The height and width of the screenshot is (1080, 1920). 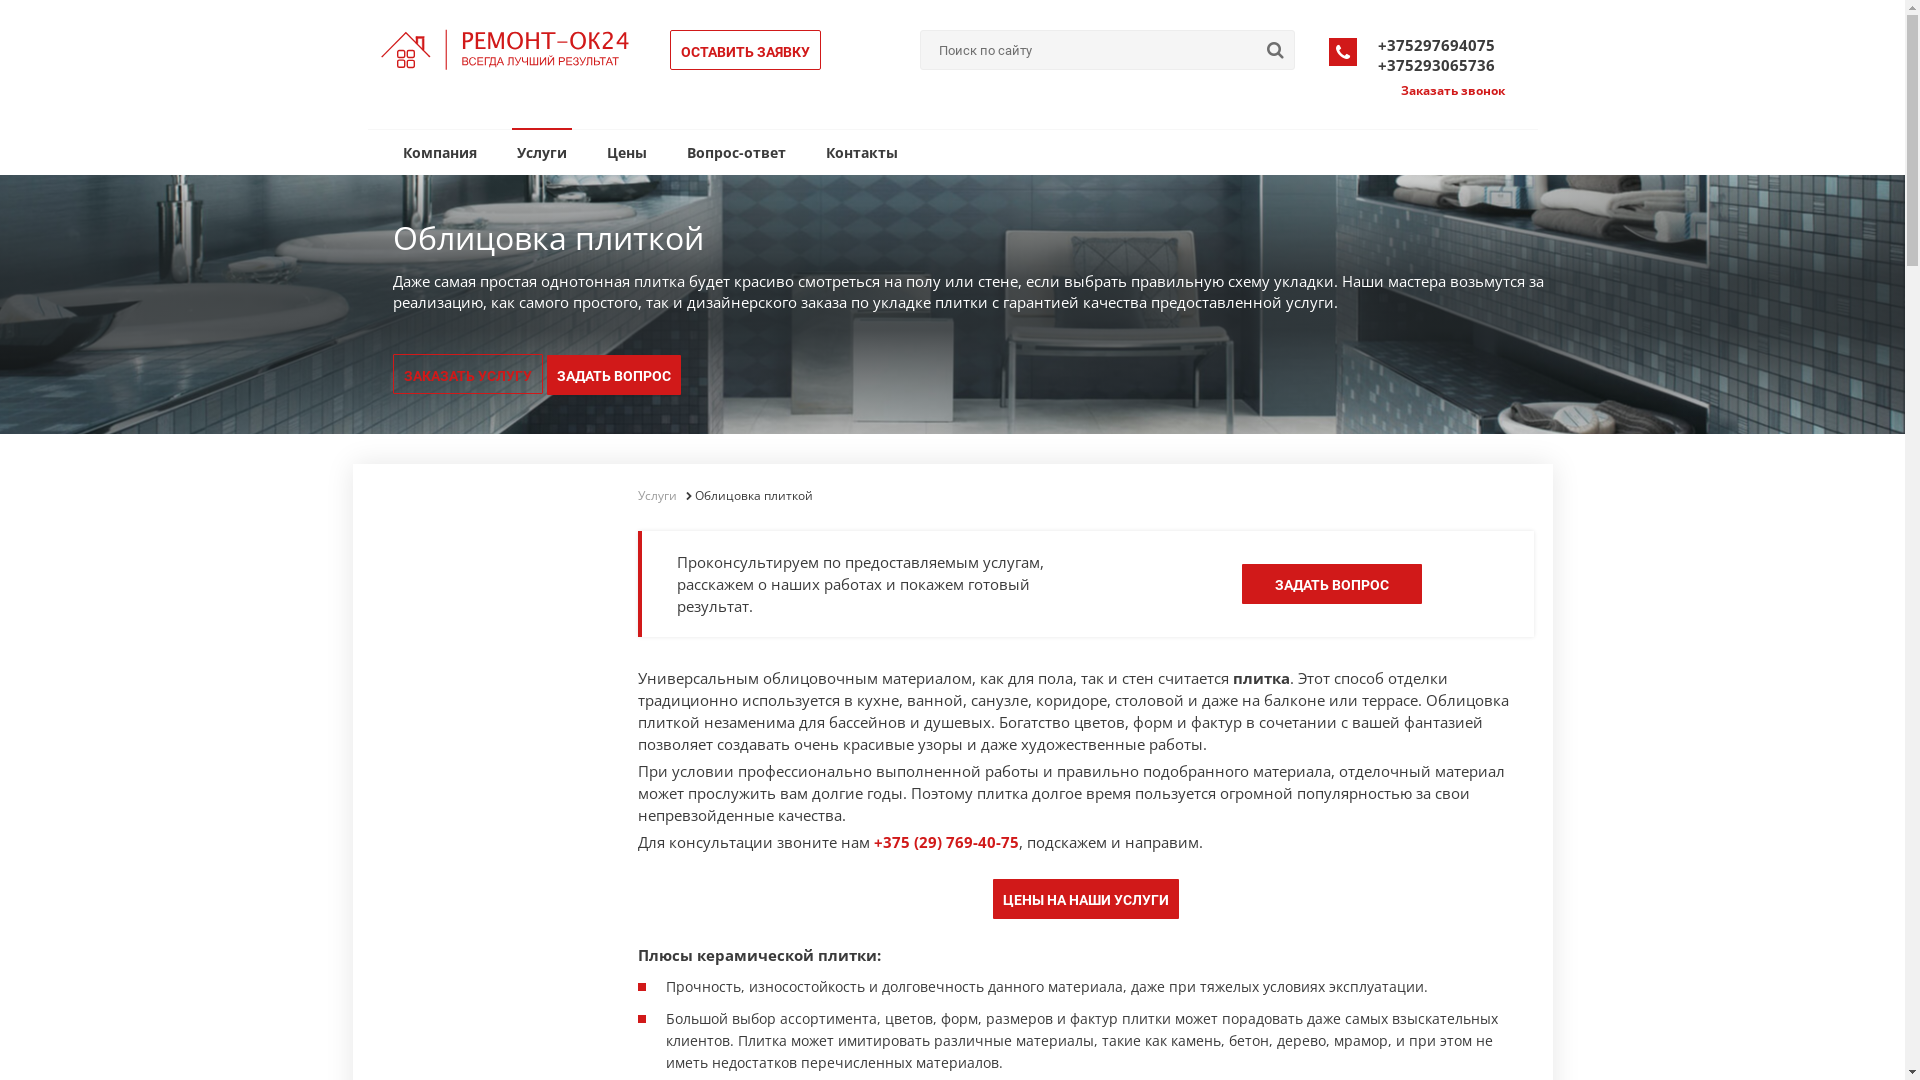 I want to click on '+375293065736', so click(x=1435, y=64).